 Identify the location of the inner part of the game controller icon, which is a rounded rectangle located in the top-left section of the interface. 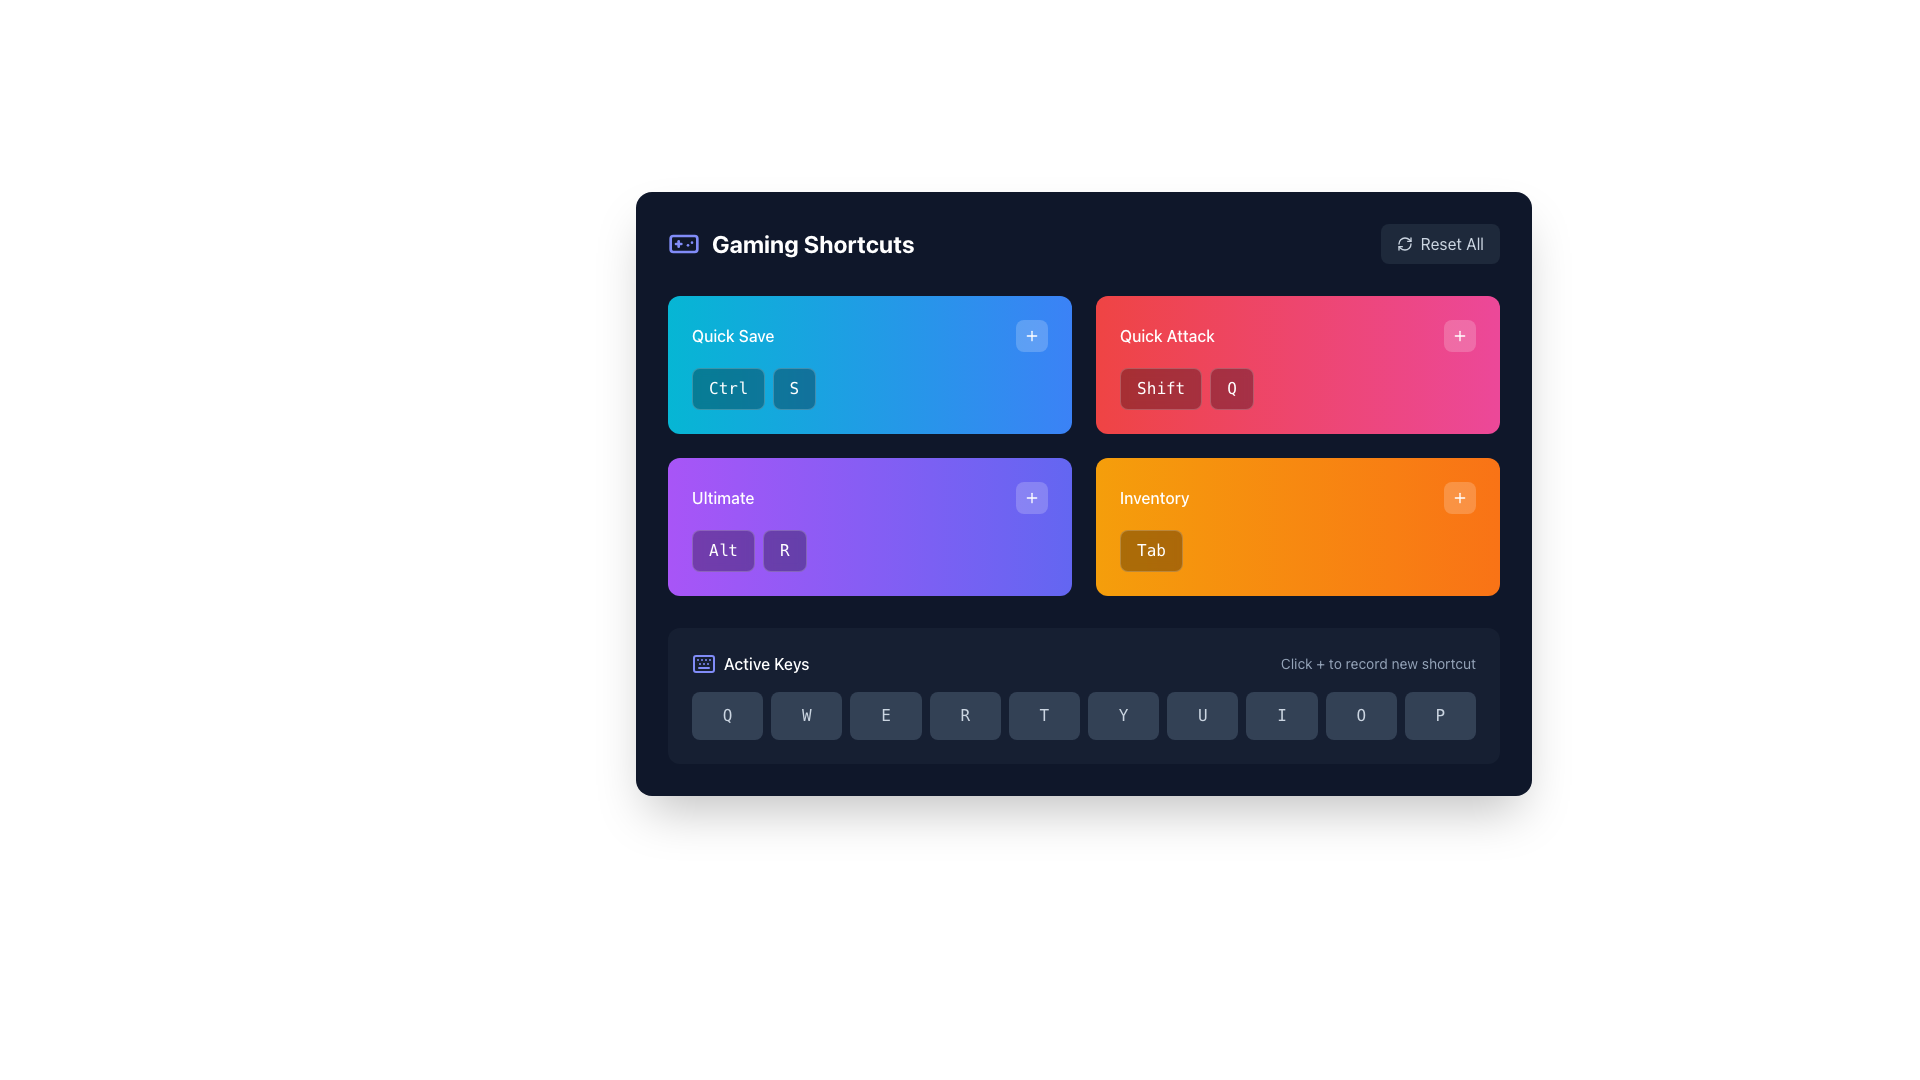
(684, 242).